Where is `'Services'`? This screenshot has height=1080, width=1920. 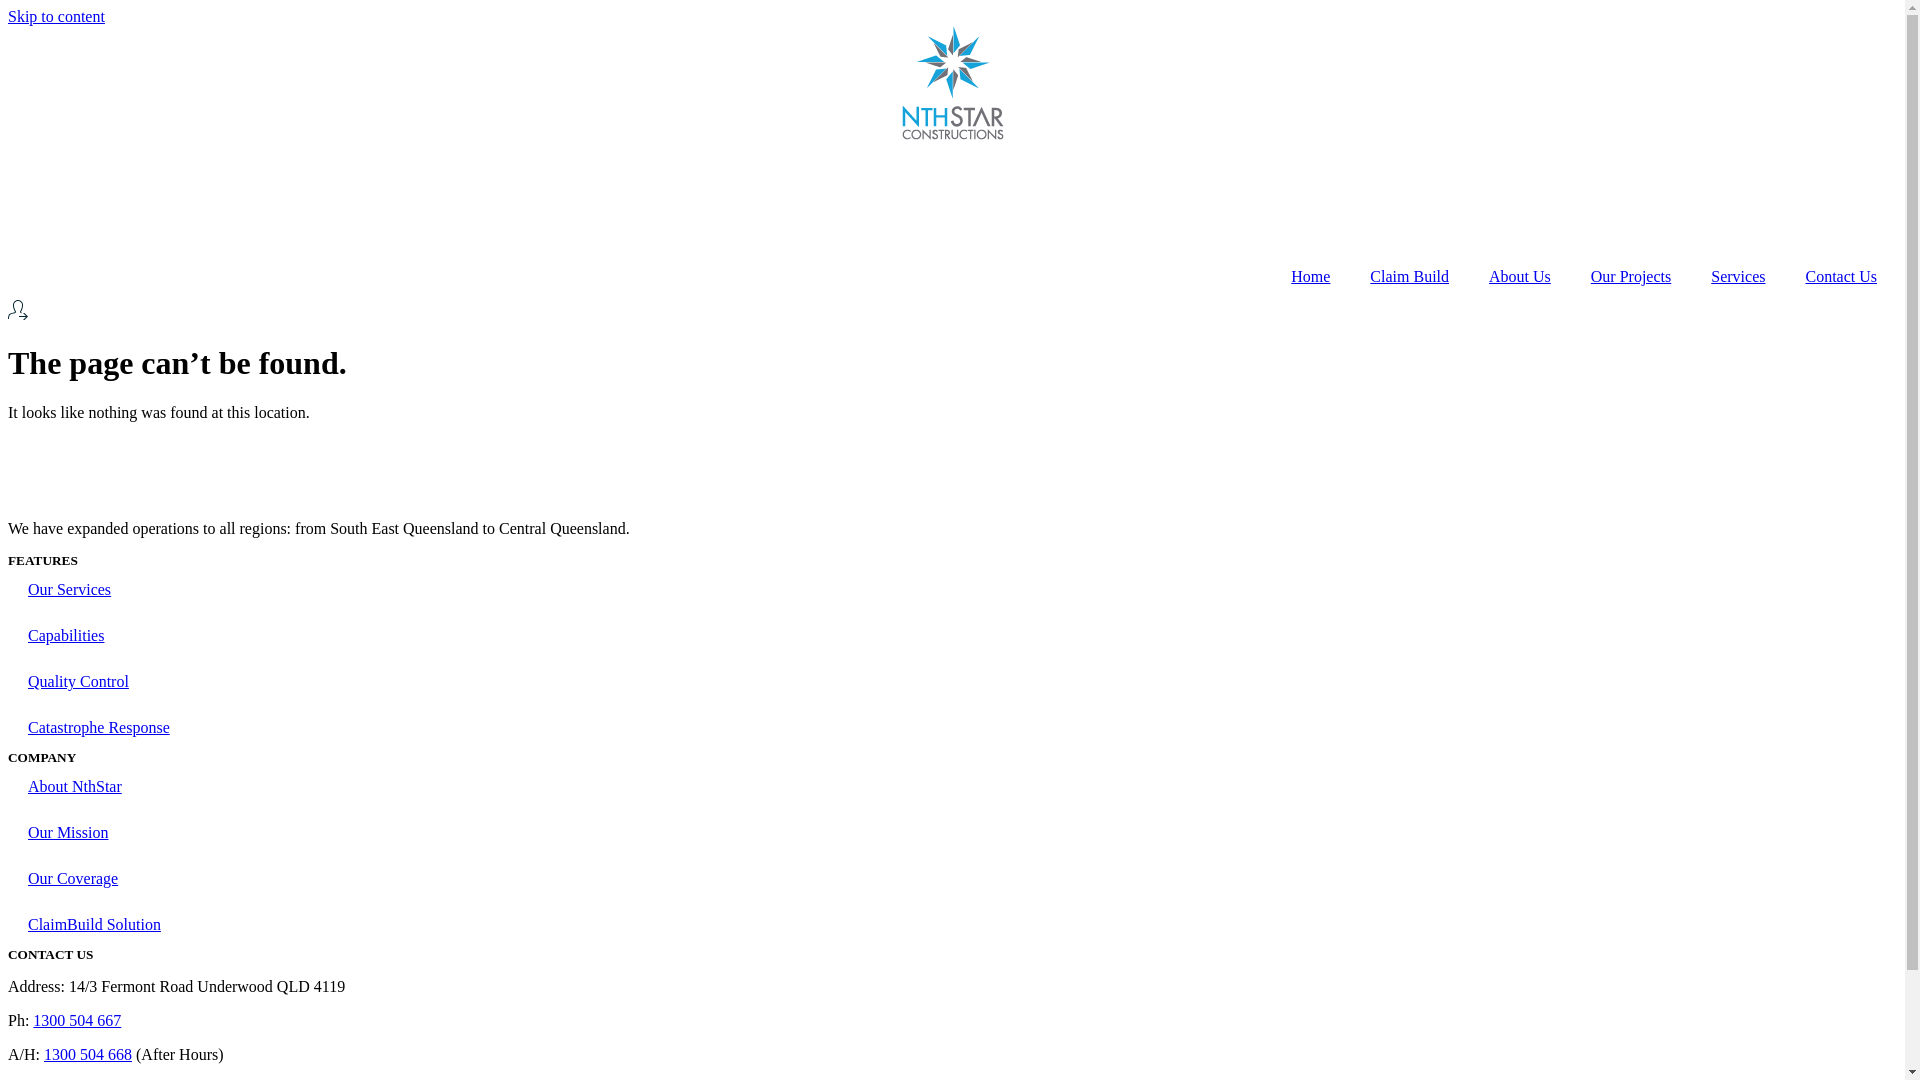
'Services' is located at coordinates (1736, 277).